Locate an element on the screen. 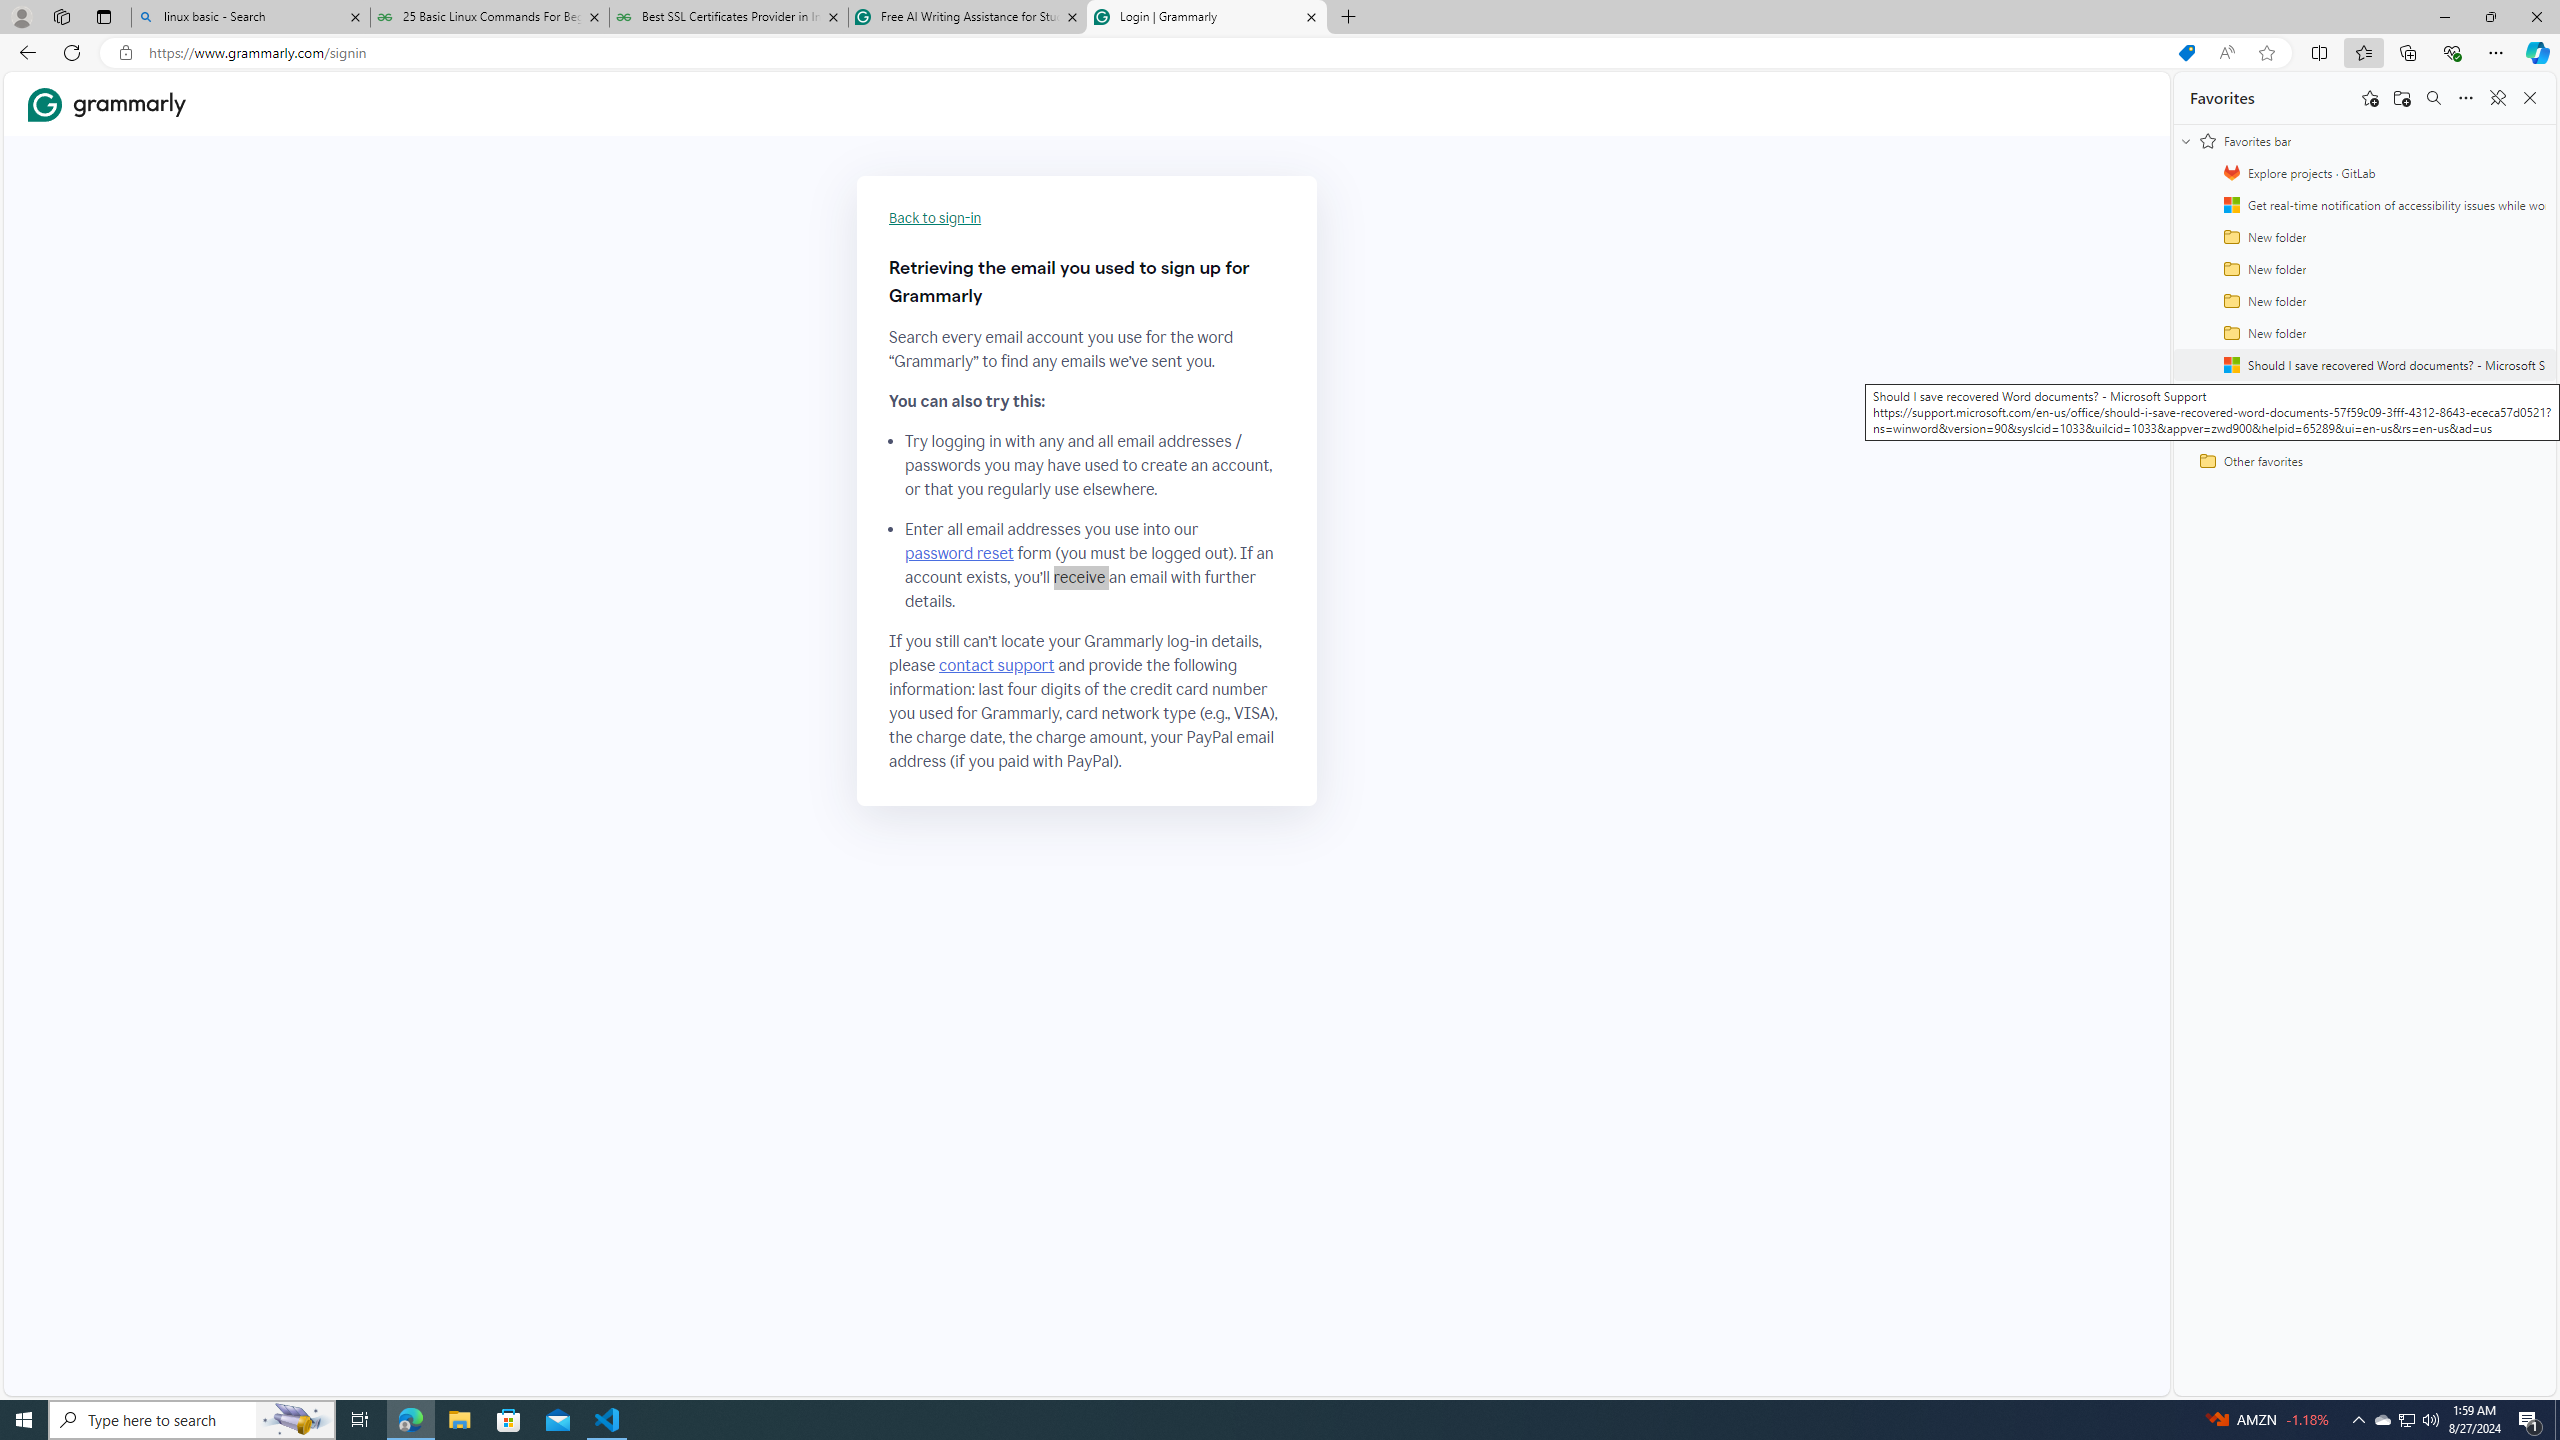  'Search favorites' is located at coordinates (2433, 96).